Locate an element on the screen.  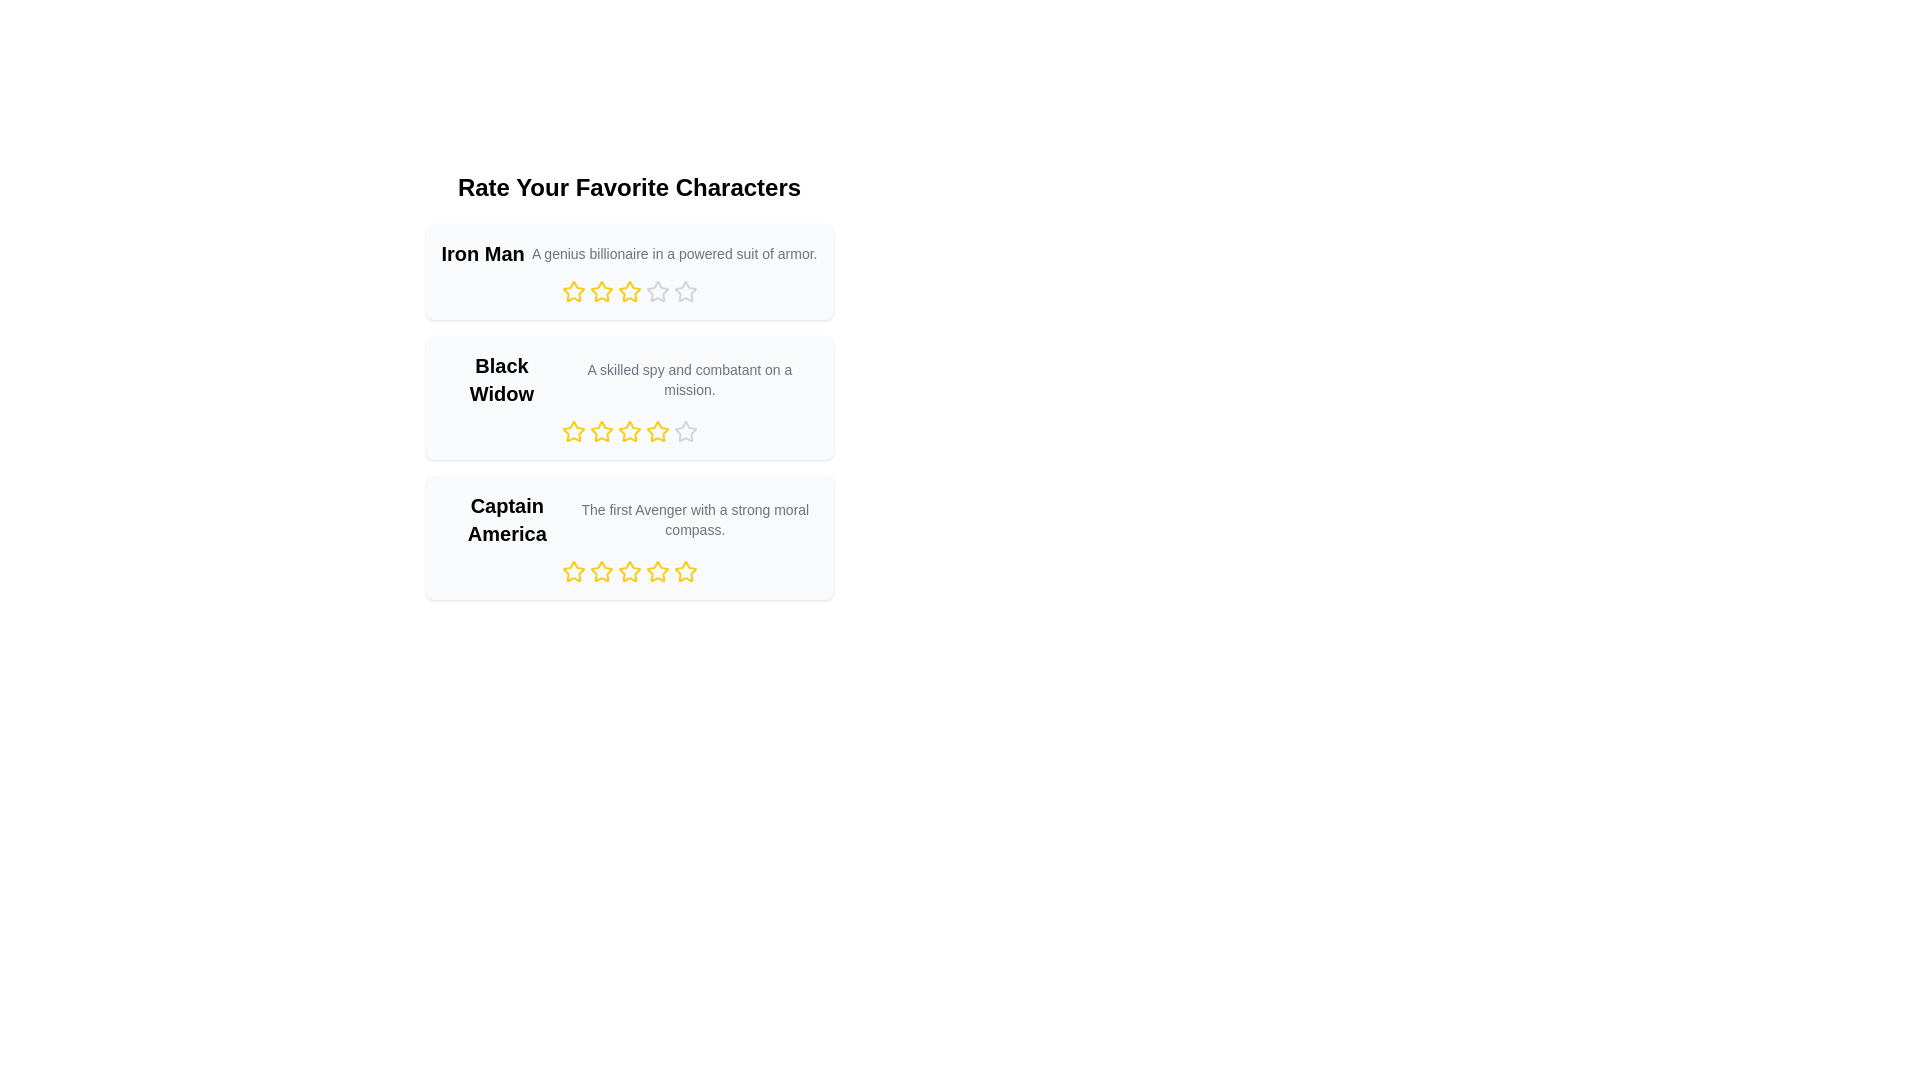
the fourth star icon (gray, unselected) in the rating scale for the 'Iron Man' row is located at coordinates (657, 292).